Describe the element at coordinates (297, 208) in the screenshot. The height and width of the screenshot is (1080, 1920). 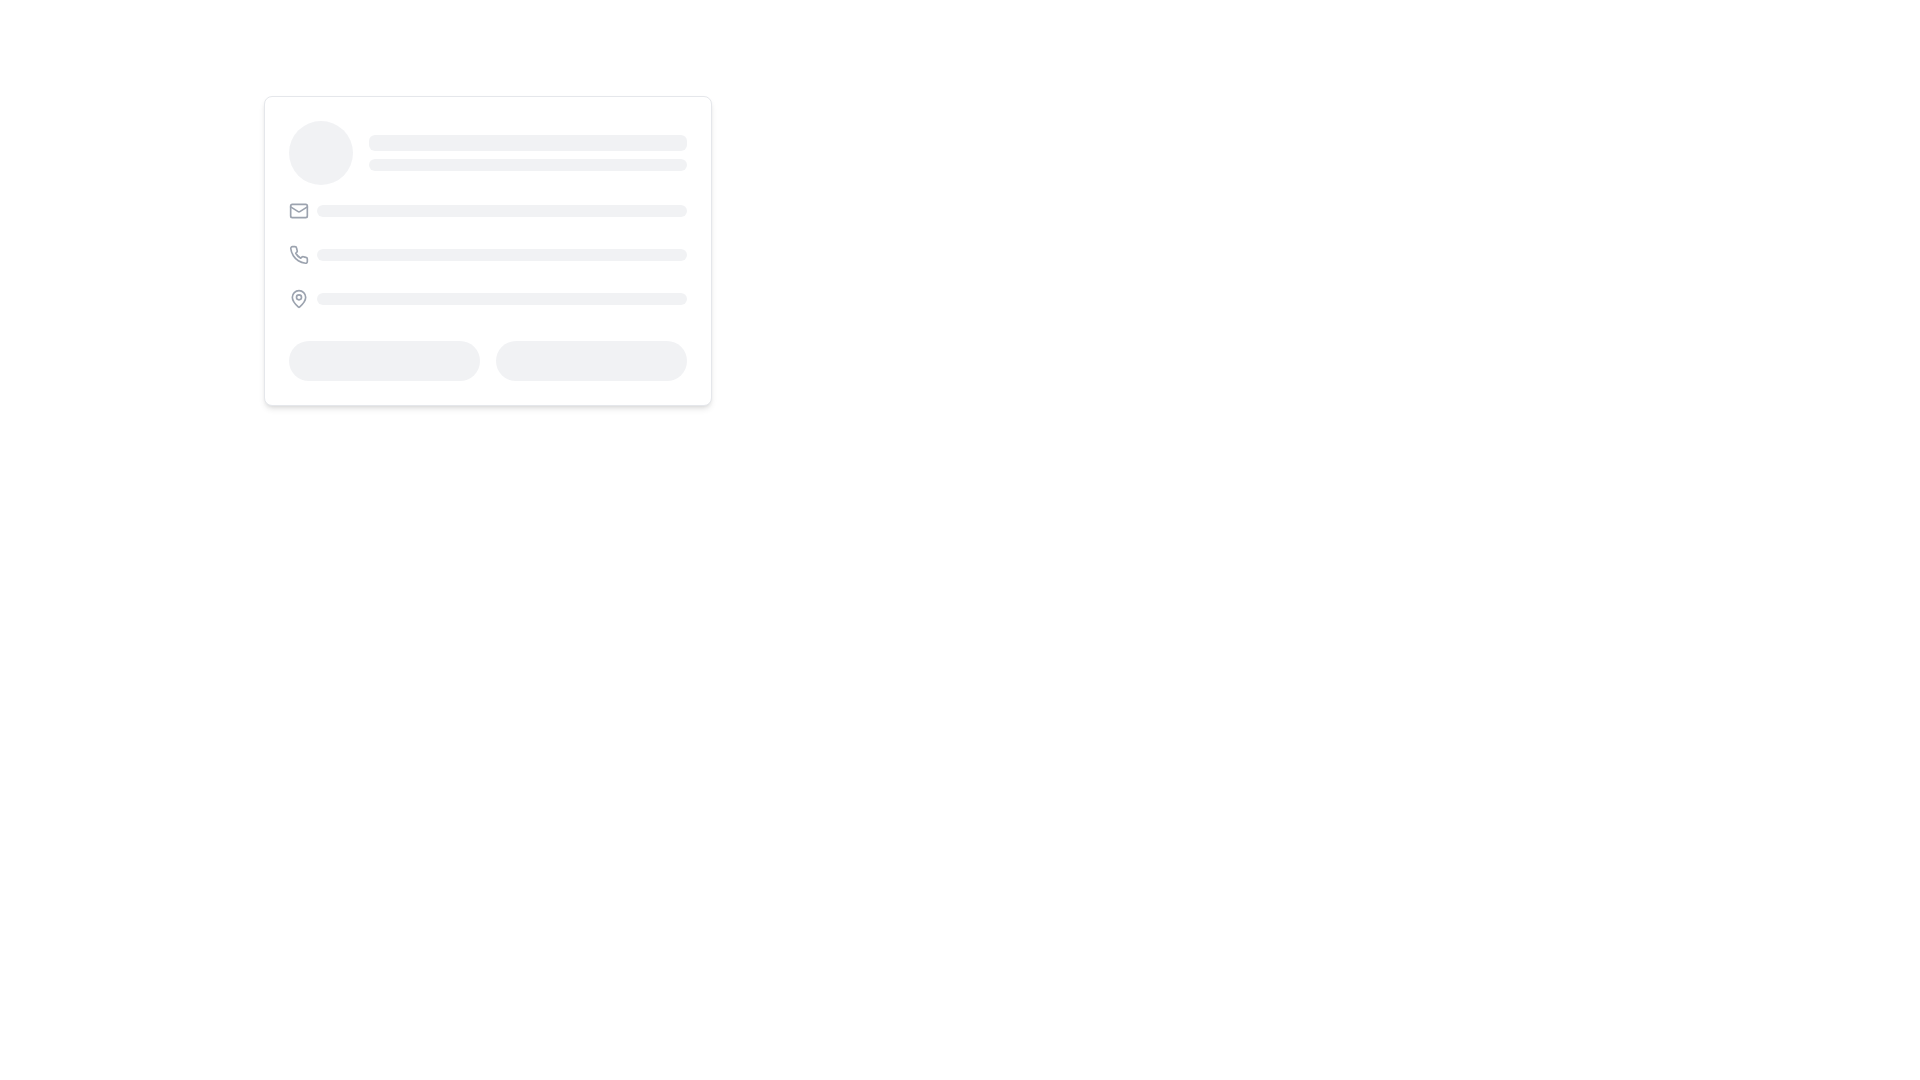
I see `the triangular mail envelope icon representing email functionality, which is visually characterized by its minimalist outline design and positioned next to a text-related element` at that location.